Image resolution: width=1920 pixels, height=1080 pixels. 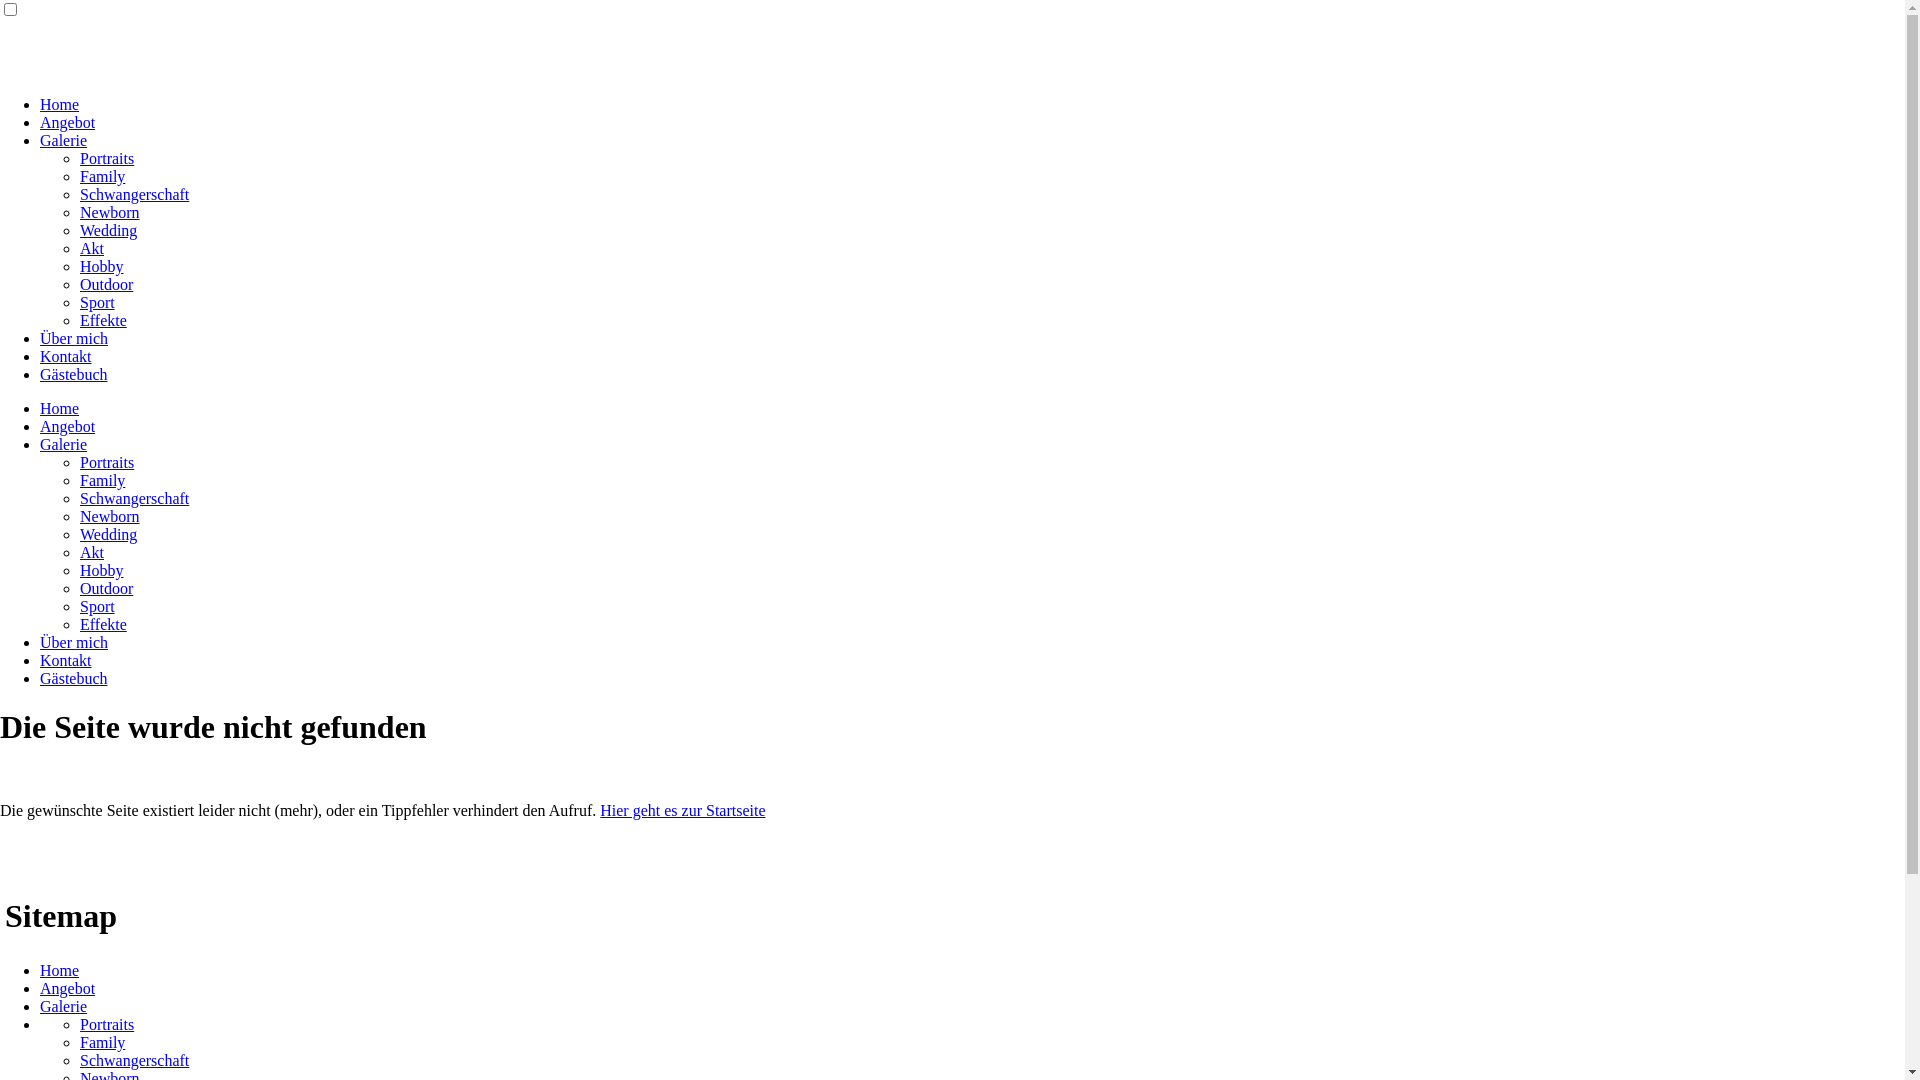 I want to click on 'Hier geht es zur Startseite', so click(x=682, y=810).